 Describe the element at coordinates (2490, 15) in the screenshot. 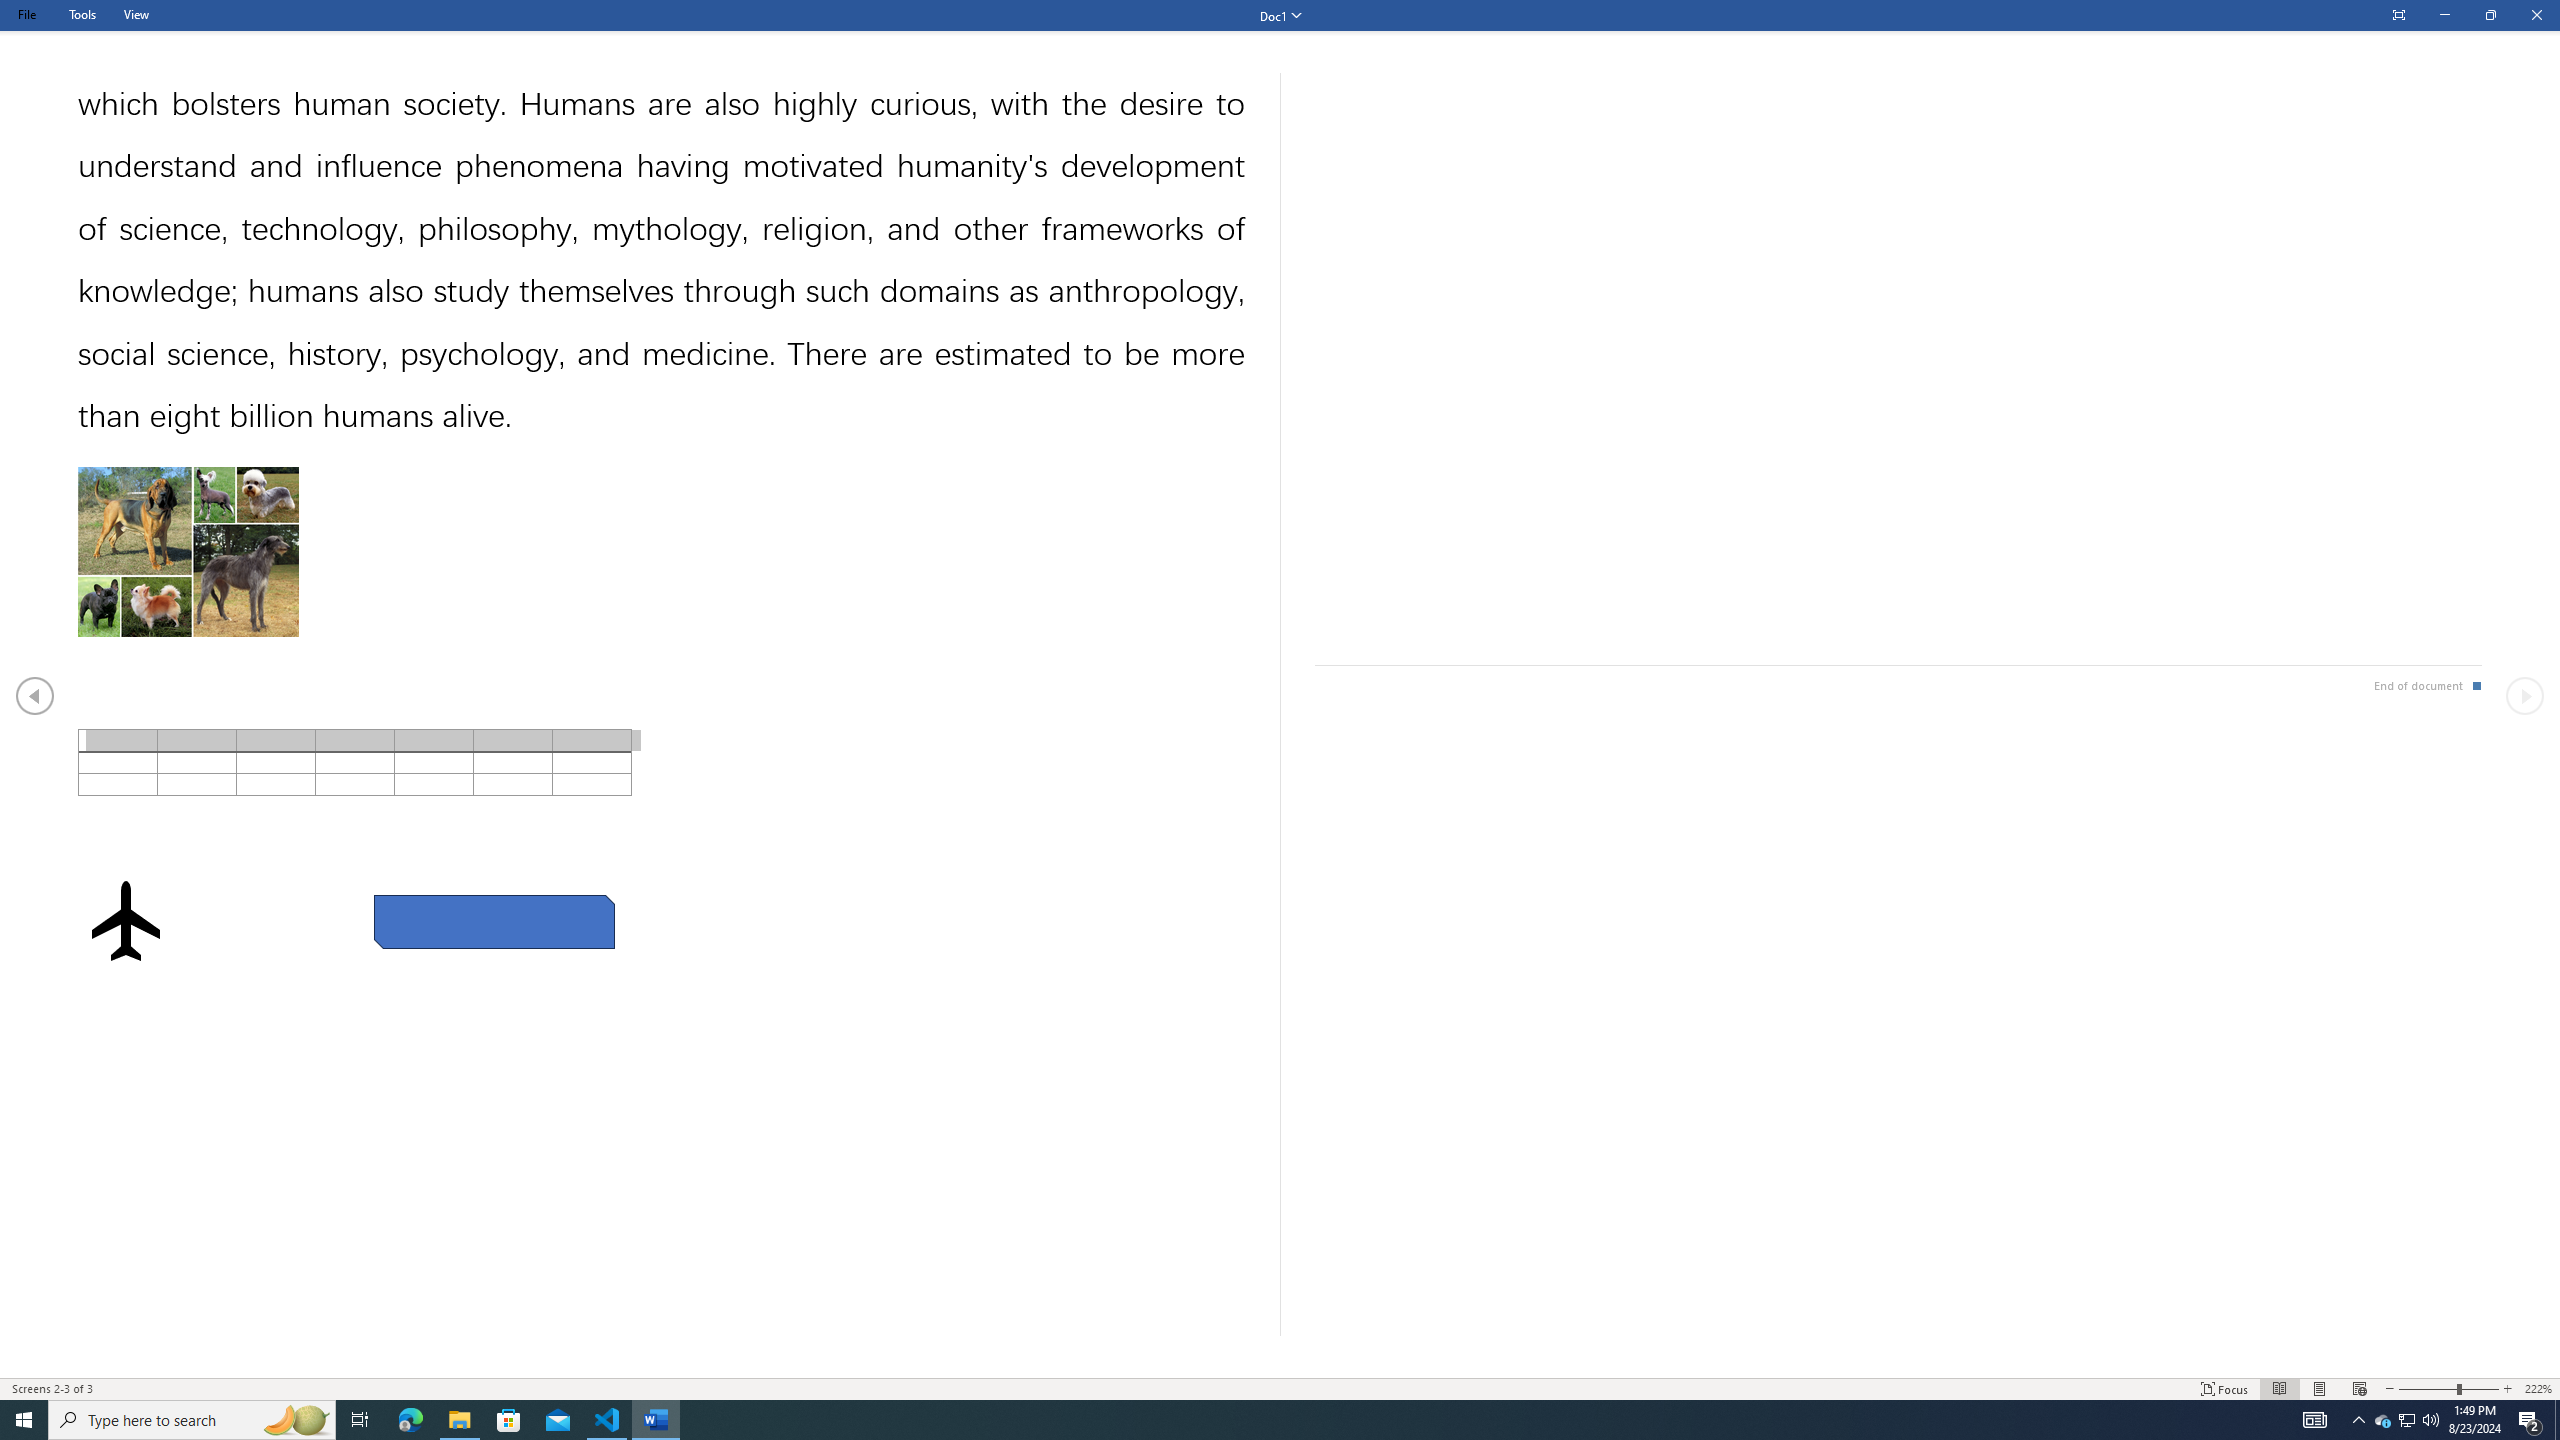

I see `'Restore Down'` at that location.